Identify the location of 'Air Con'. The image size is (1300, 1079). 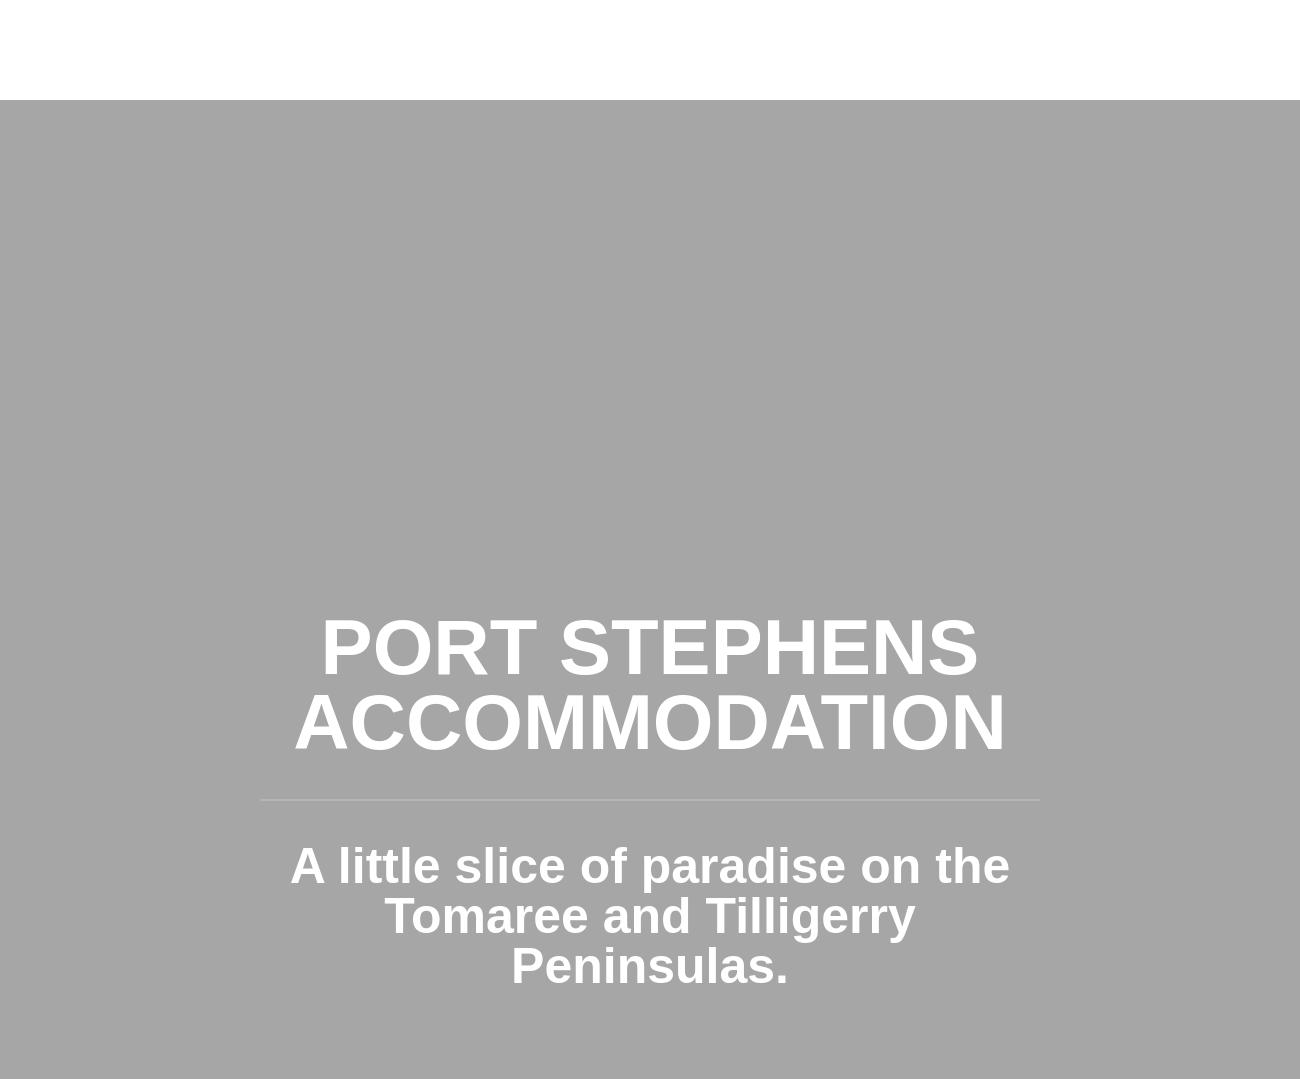
(628, 410).